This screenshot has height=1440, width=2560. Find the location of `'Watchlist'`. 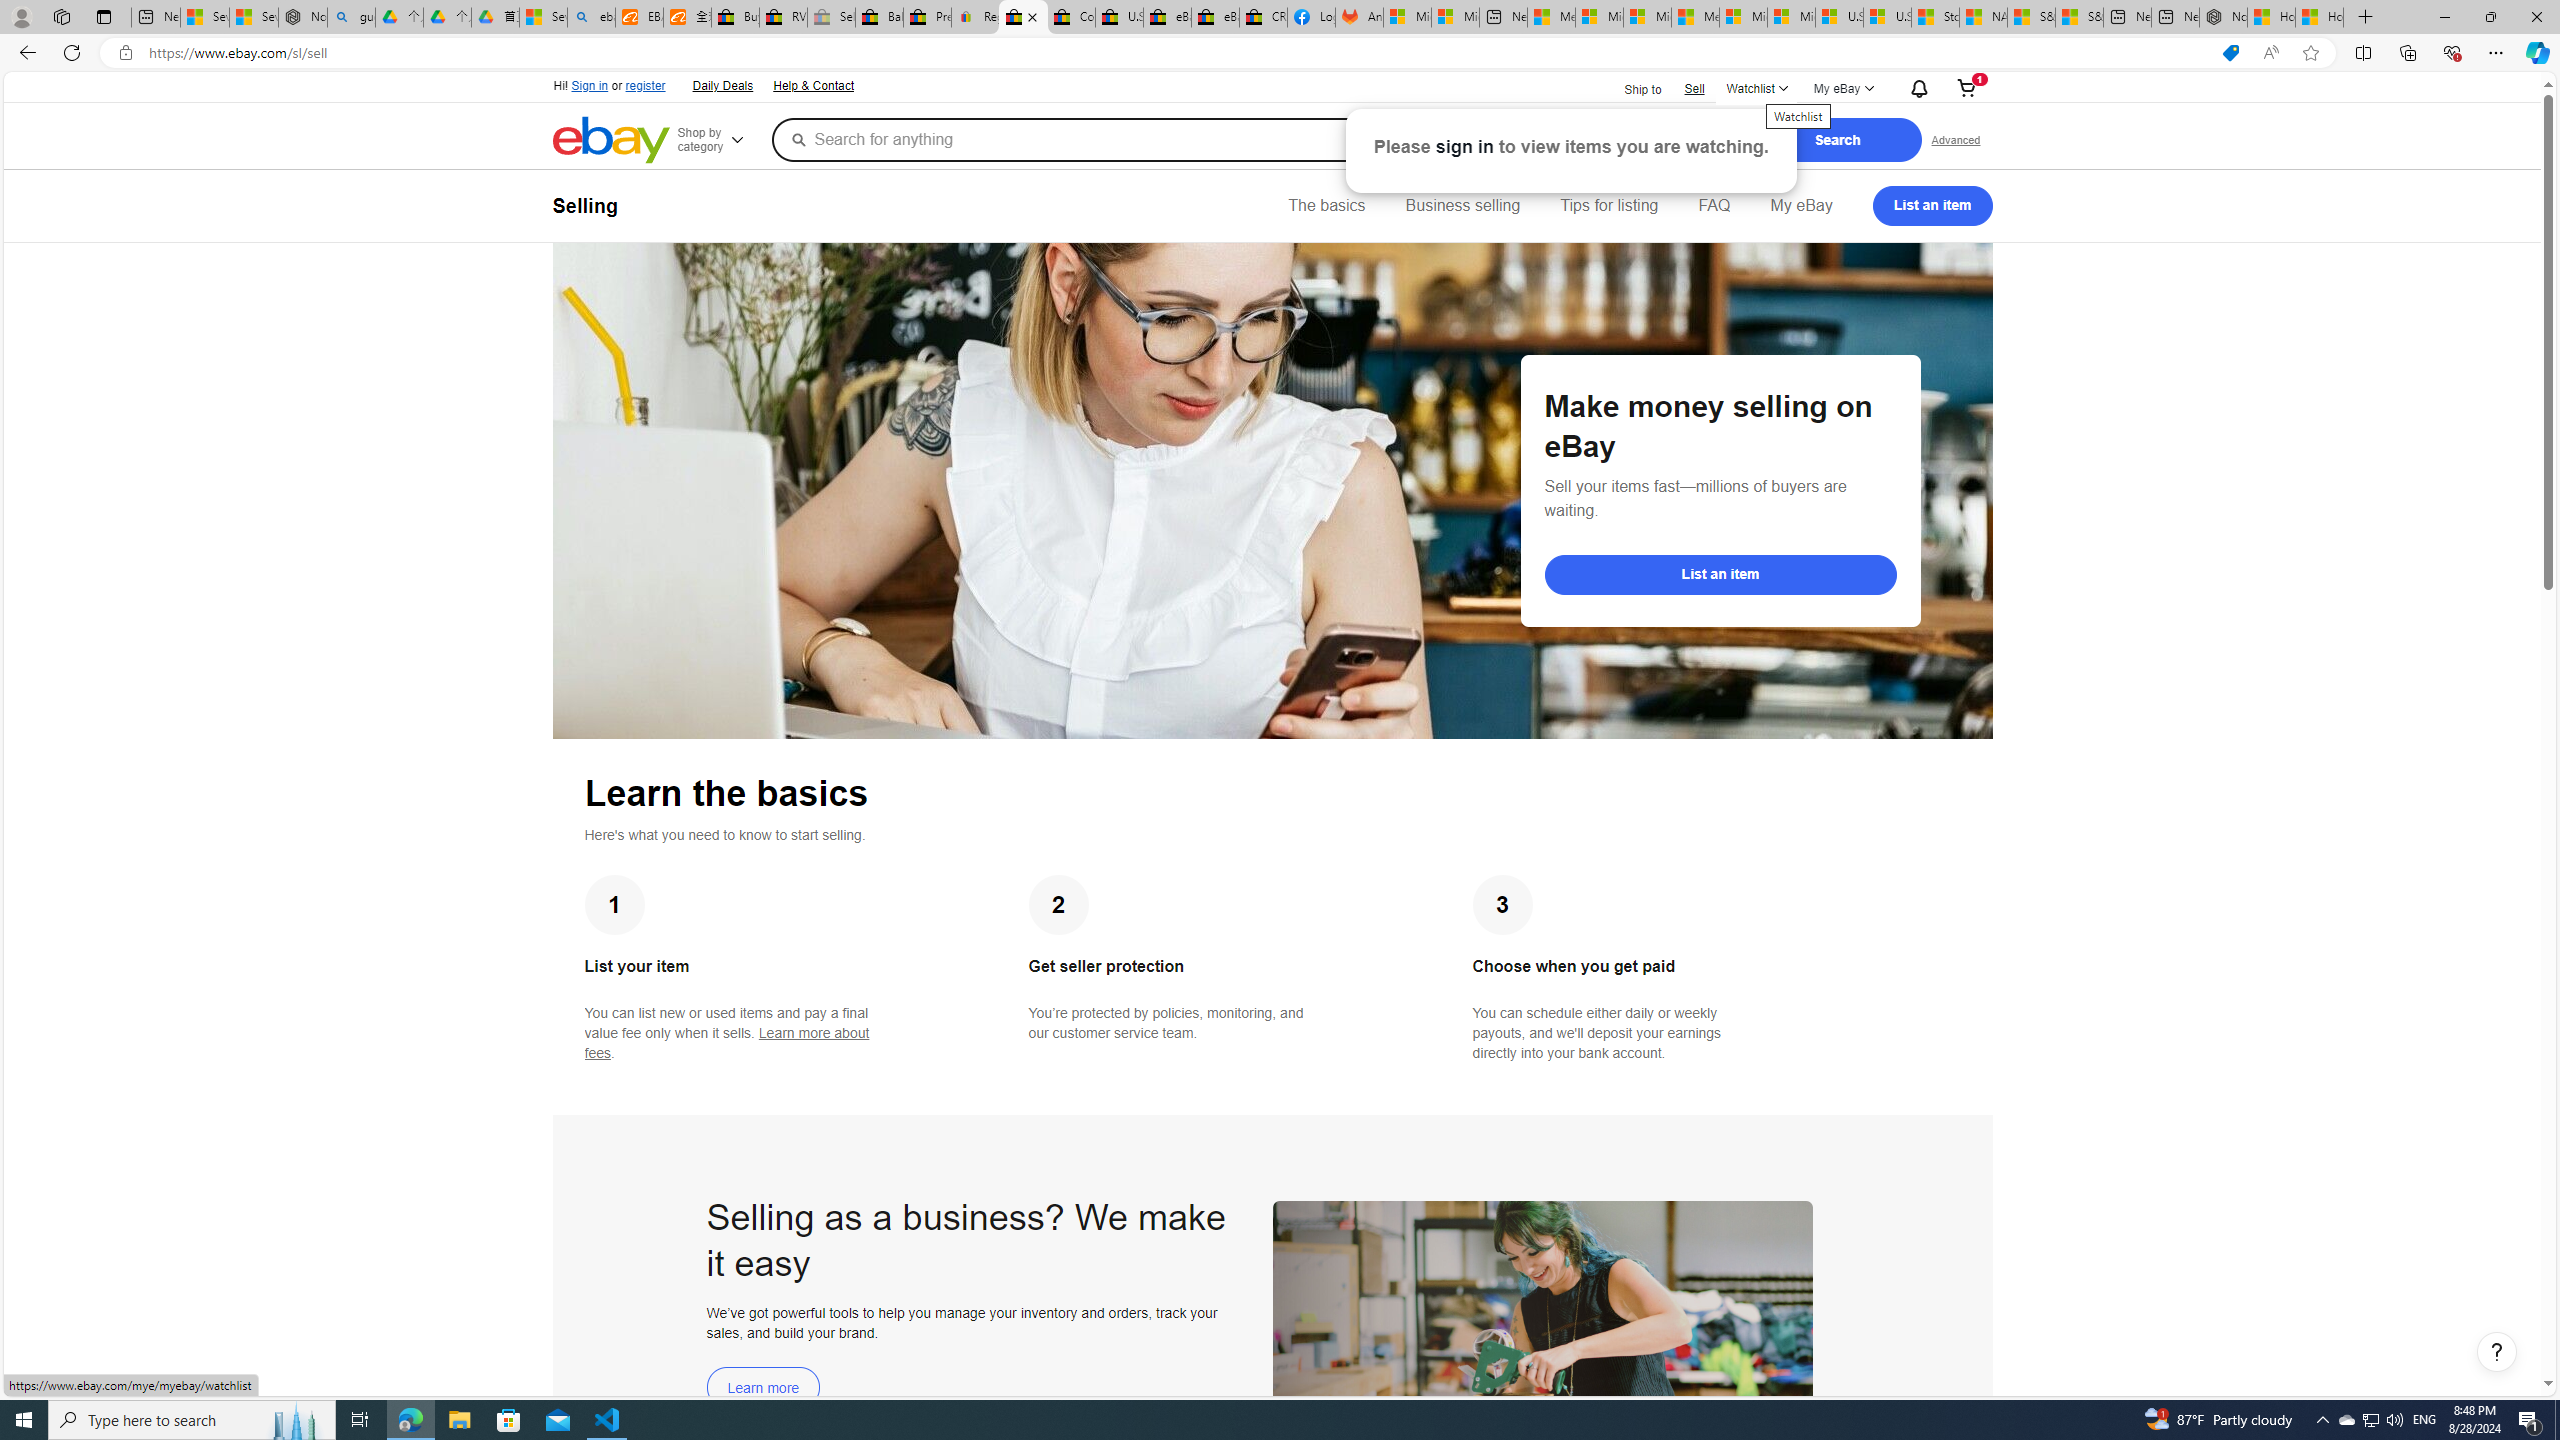

'Watchlist' is located at coordinates (1756, 88).